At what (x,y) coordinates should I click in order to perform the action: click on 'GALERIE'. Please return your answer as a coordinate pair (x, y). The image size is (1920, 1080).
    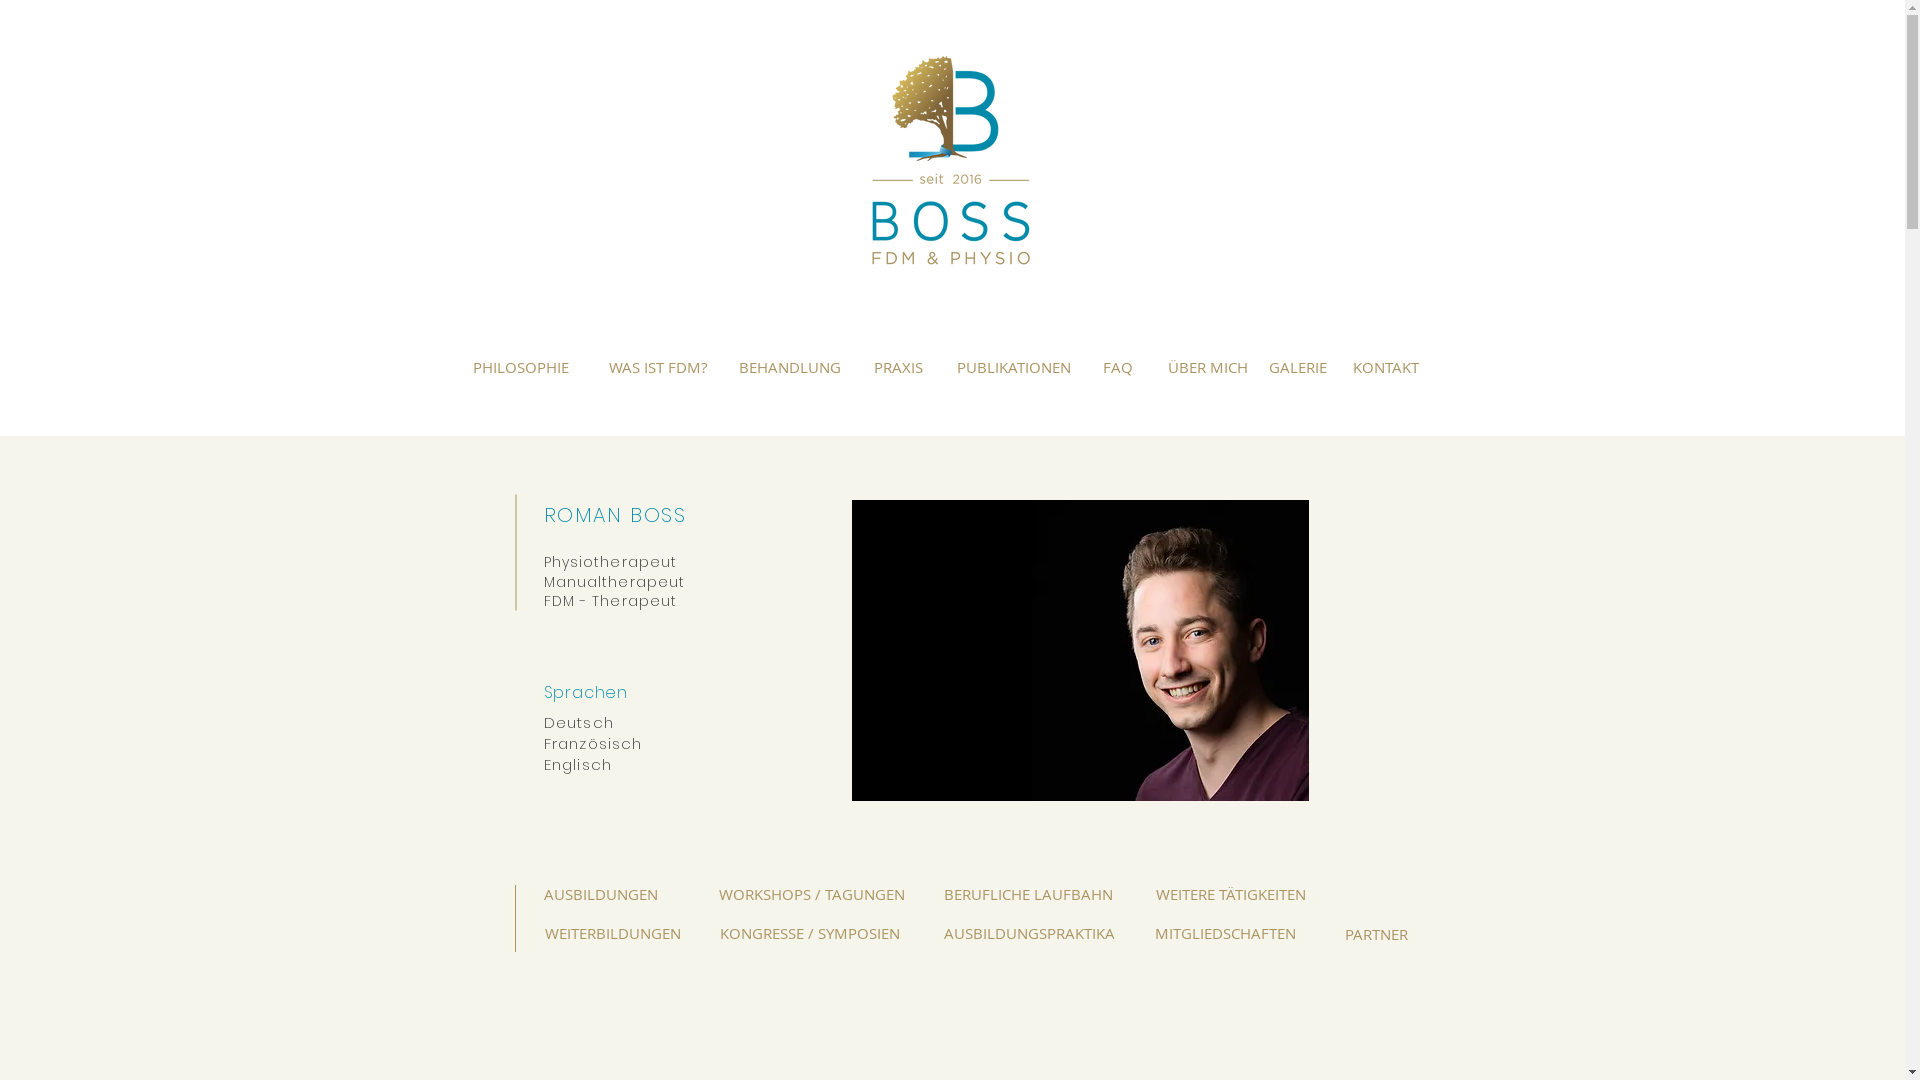
    Looking at the image, I should click on (1298, 366).